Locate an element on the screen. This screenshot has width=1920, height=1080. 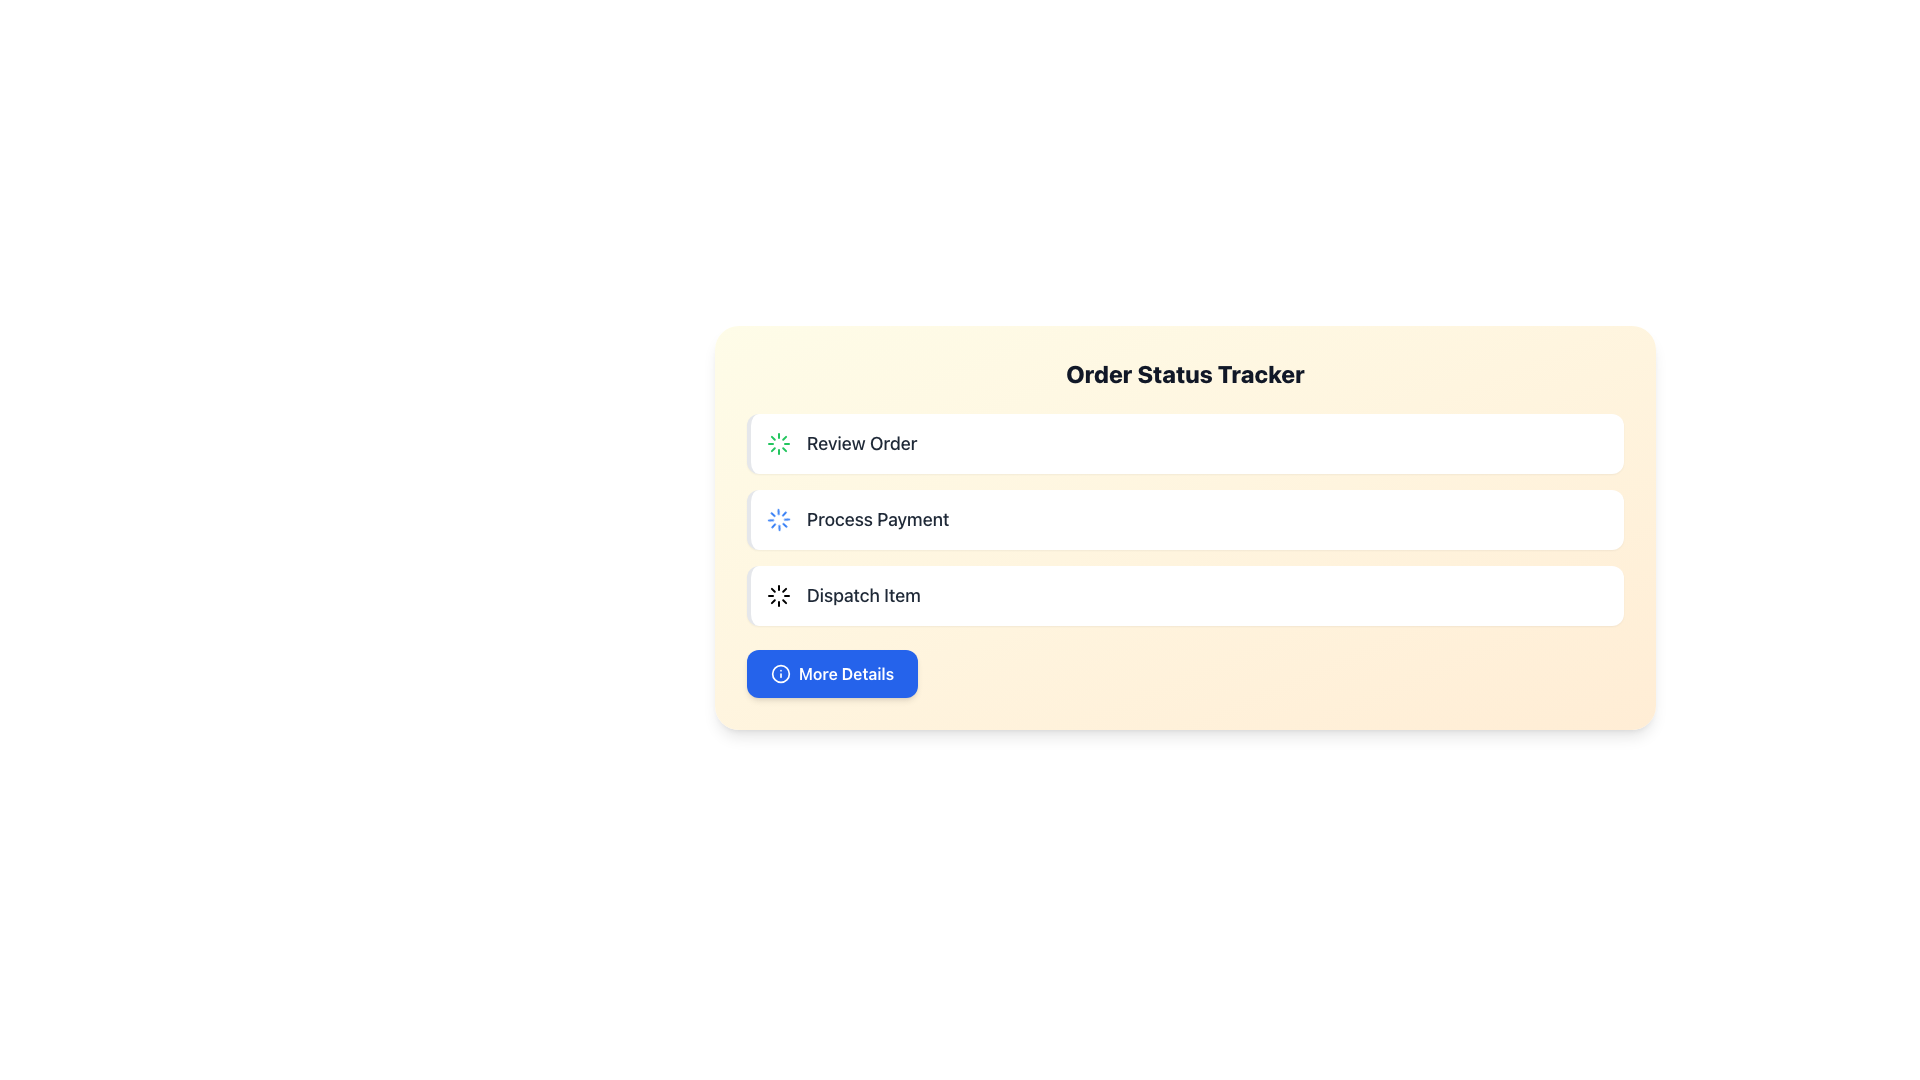
the button located at the bottom of the 'Order Status Tracker' section is located at coordinates (832, 674).